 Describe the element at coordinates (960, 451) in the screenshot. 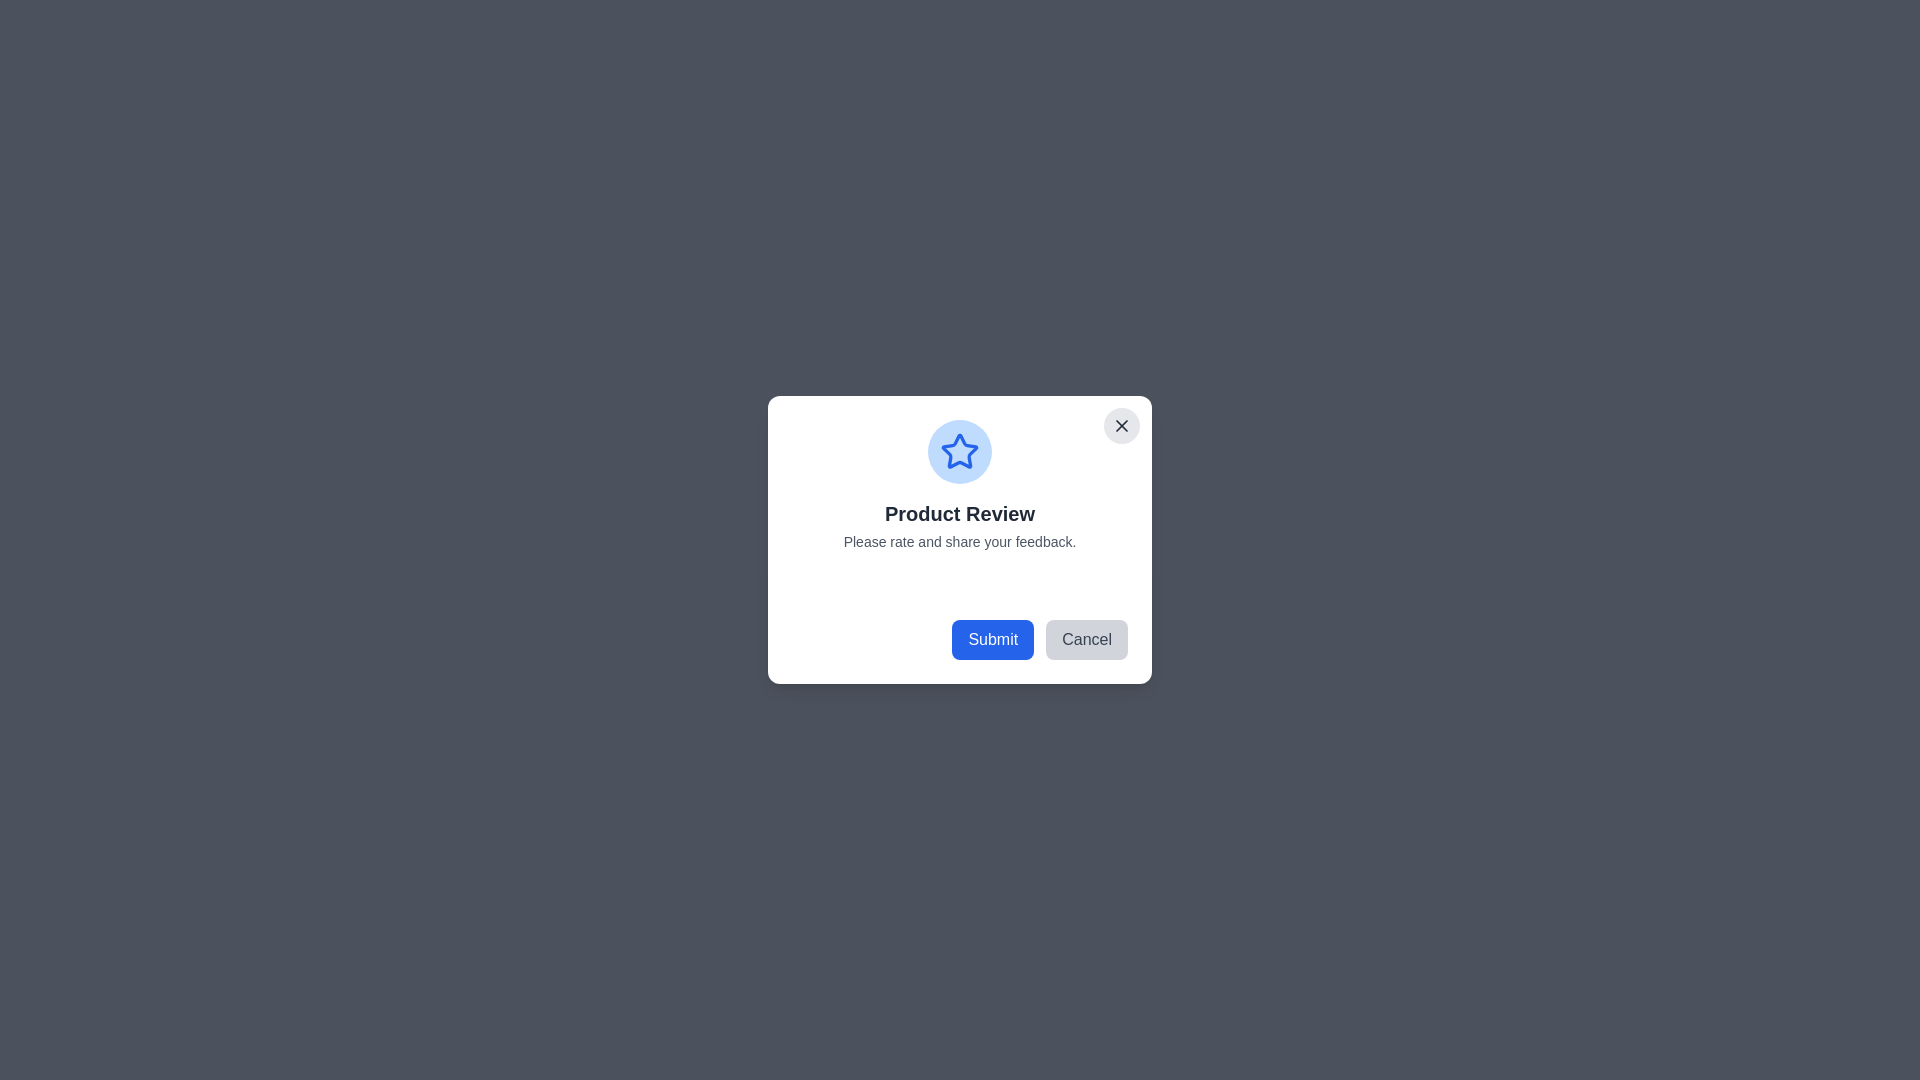

I see `the decorative rating or review icon located at the center of the modal dialog box, directly above the 'Product Review' text` at that location.